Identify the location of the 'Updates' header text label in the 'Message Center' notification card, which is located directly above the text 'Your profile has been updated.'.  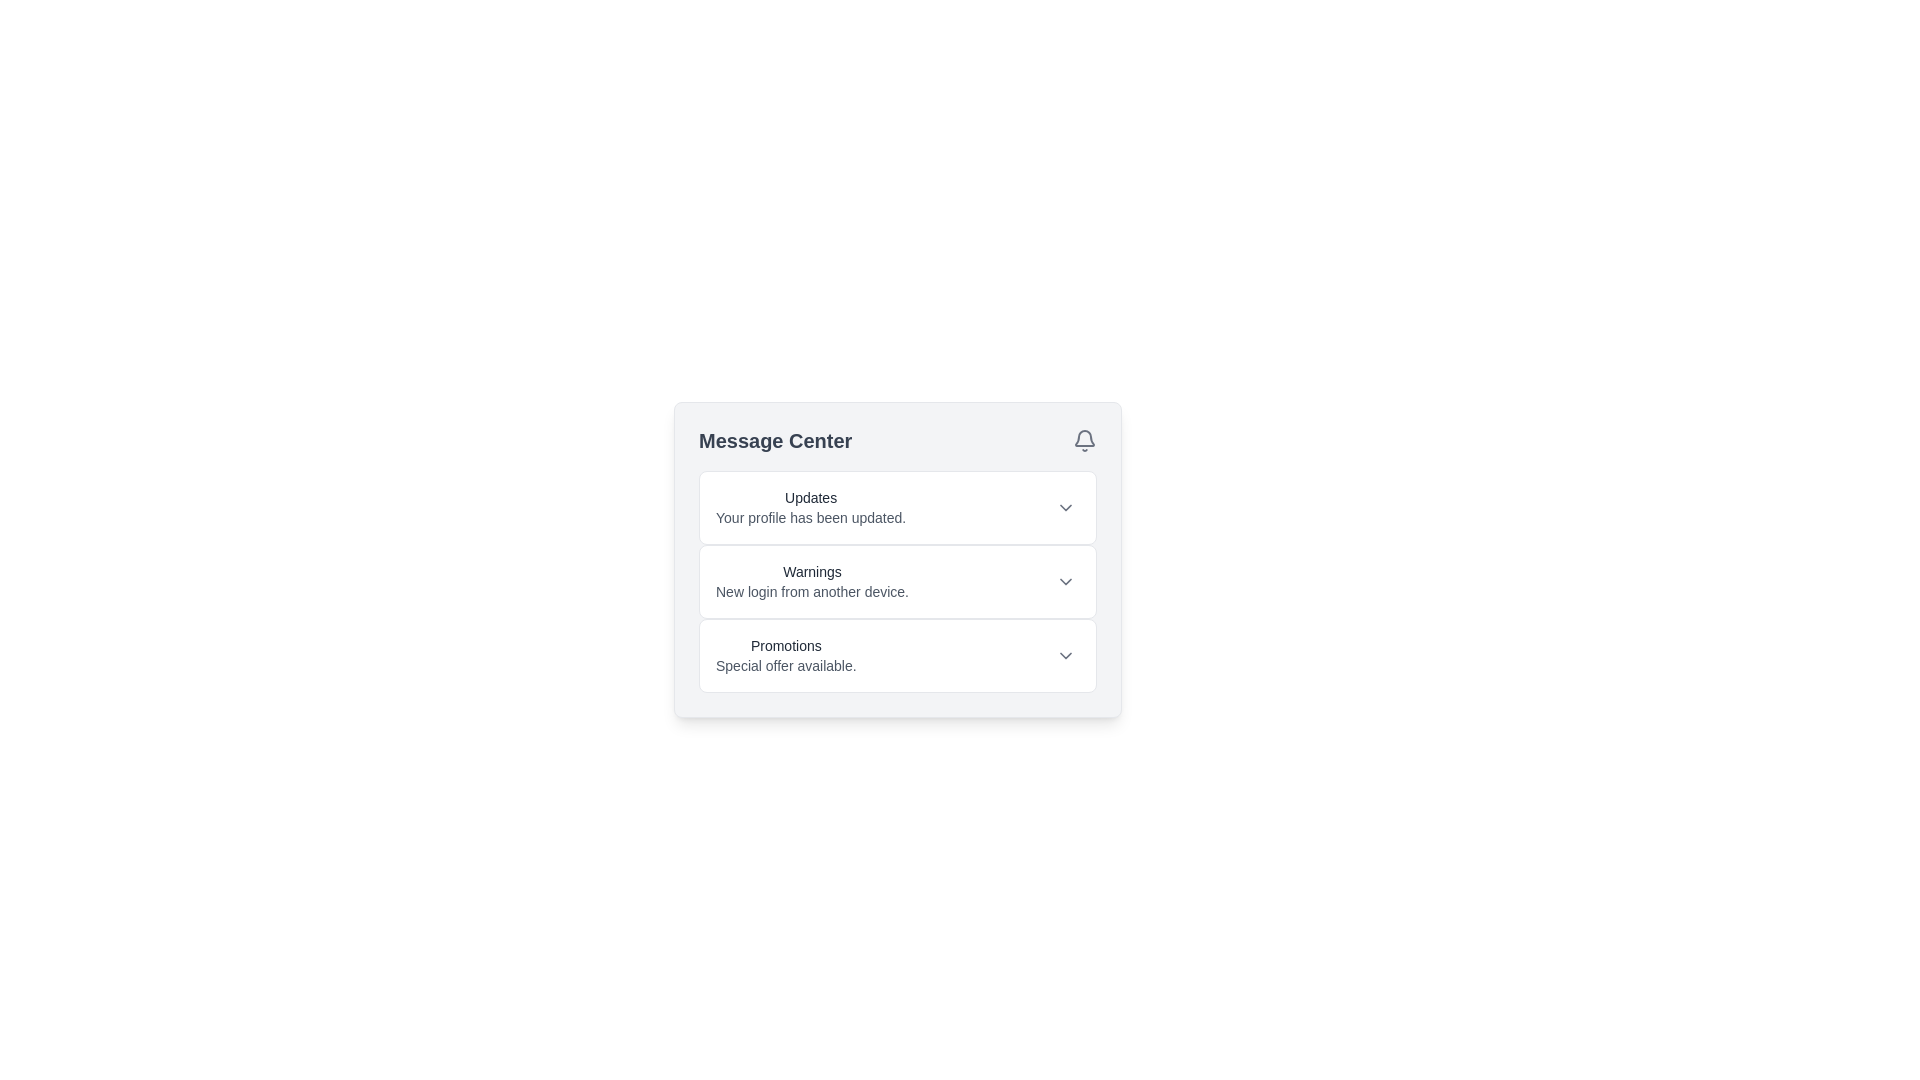
(811, 496).